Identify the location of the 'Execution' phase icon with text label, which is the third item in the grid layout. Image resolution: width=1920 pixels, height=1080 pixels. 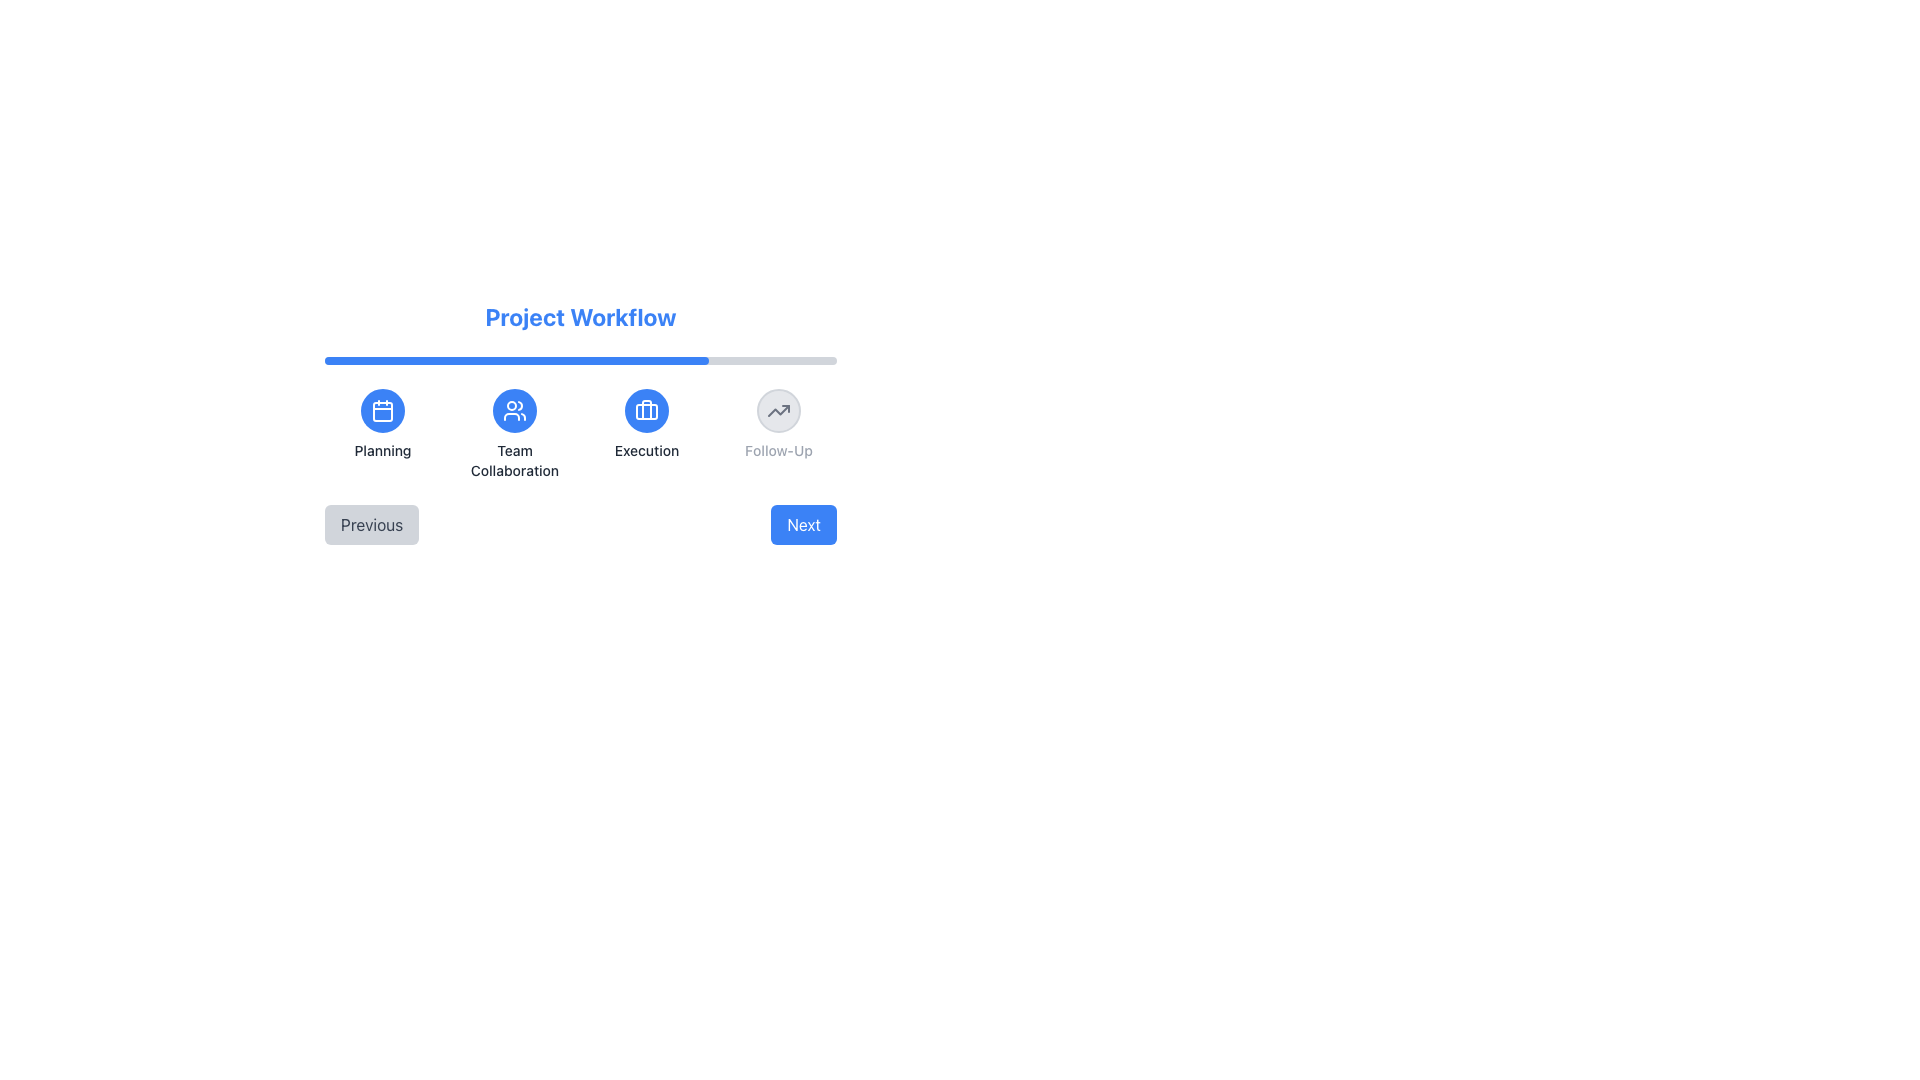
(647, 434).